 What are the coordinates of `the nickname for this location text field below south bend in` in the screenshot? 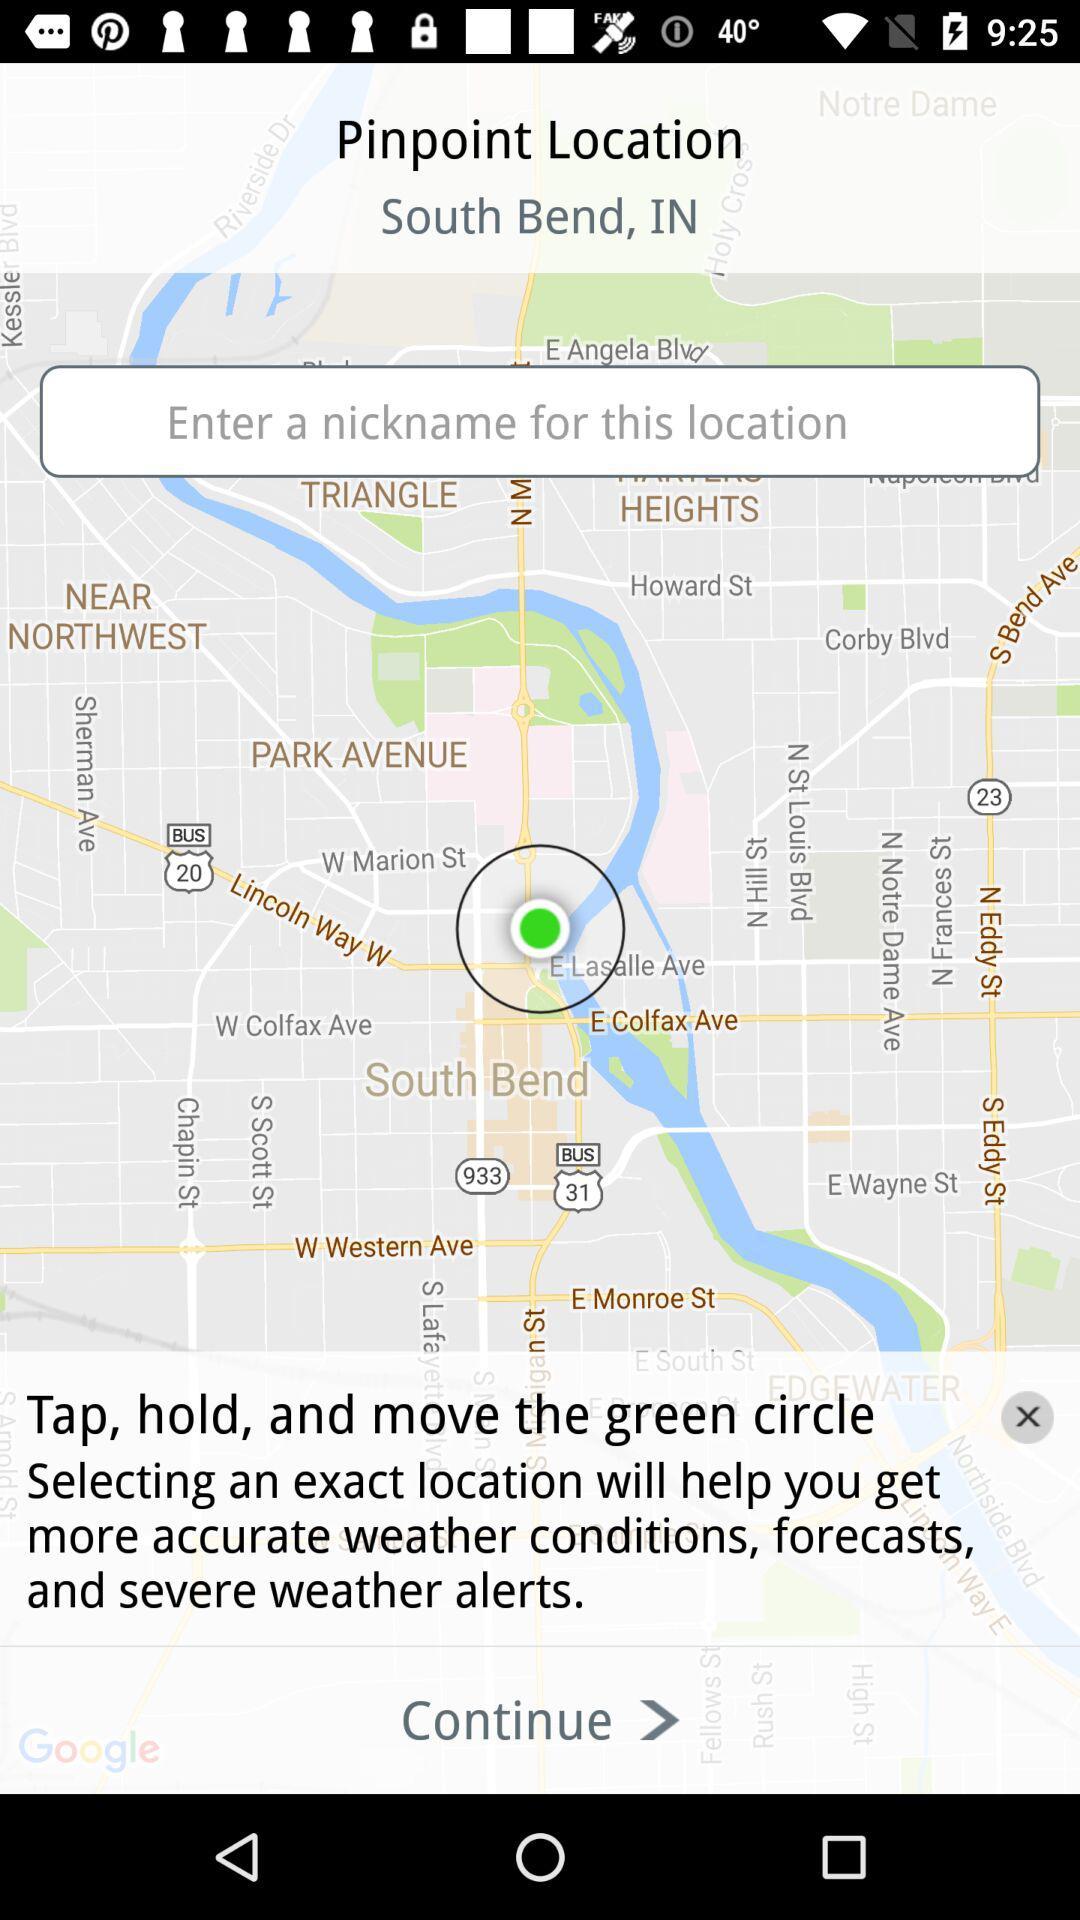 It's located at (540, 420).